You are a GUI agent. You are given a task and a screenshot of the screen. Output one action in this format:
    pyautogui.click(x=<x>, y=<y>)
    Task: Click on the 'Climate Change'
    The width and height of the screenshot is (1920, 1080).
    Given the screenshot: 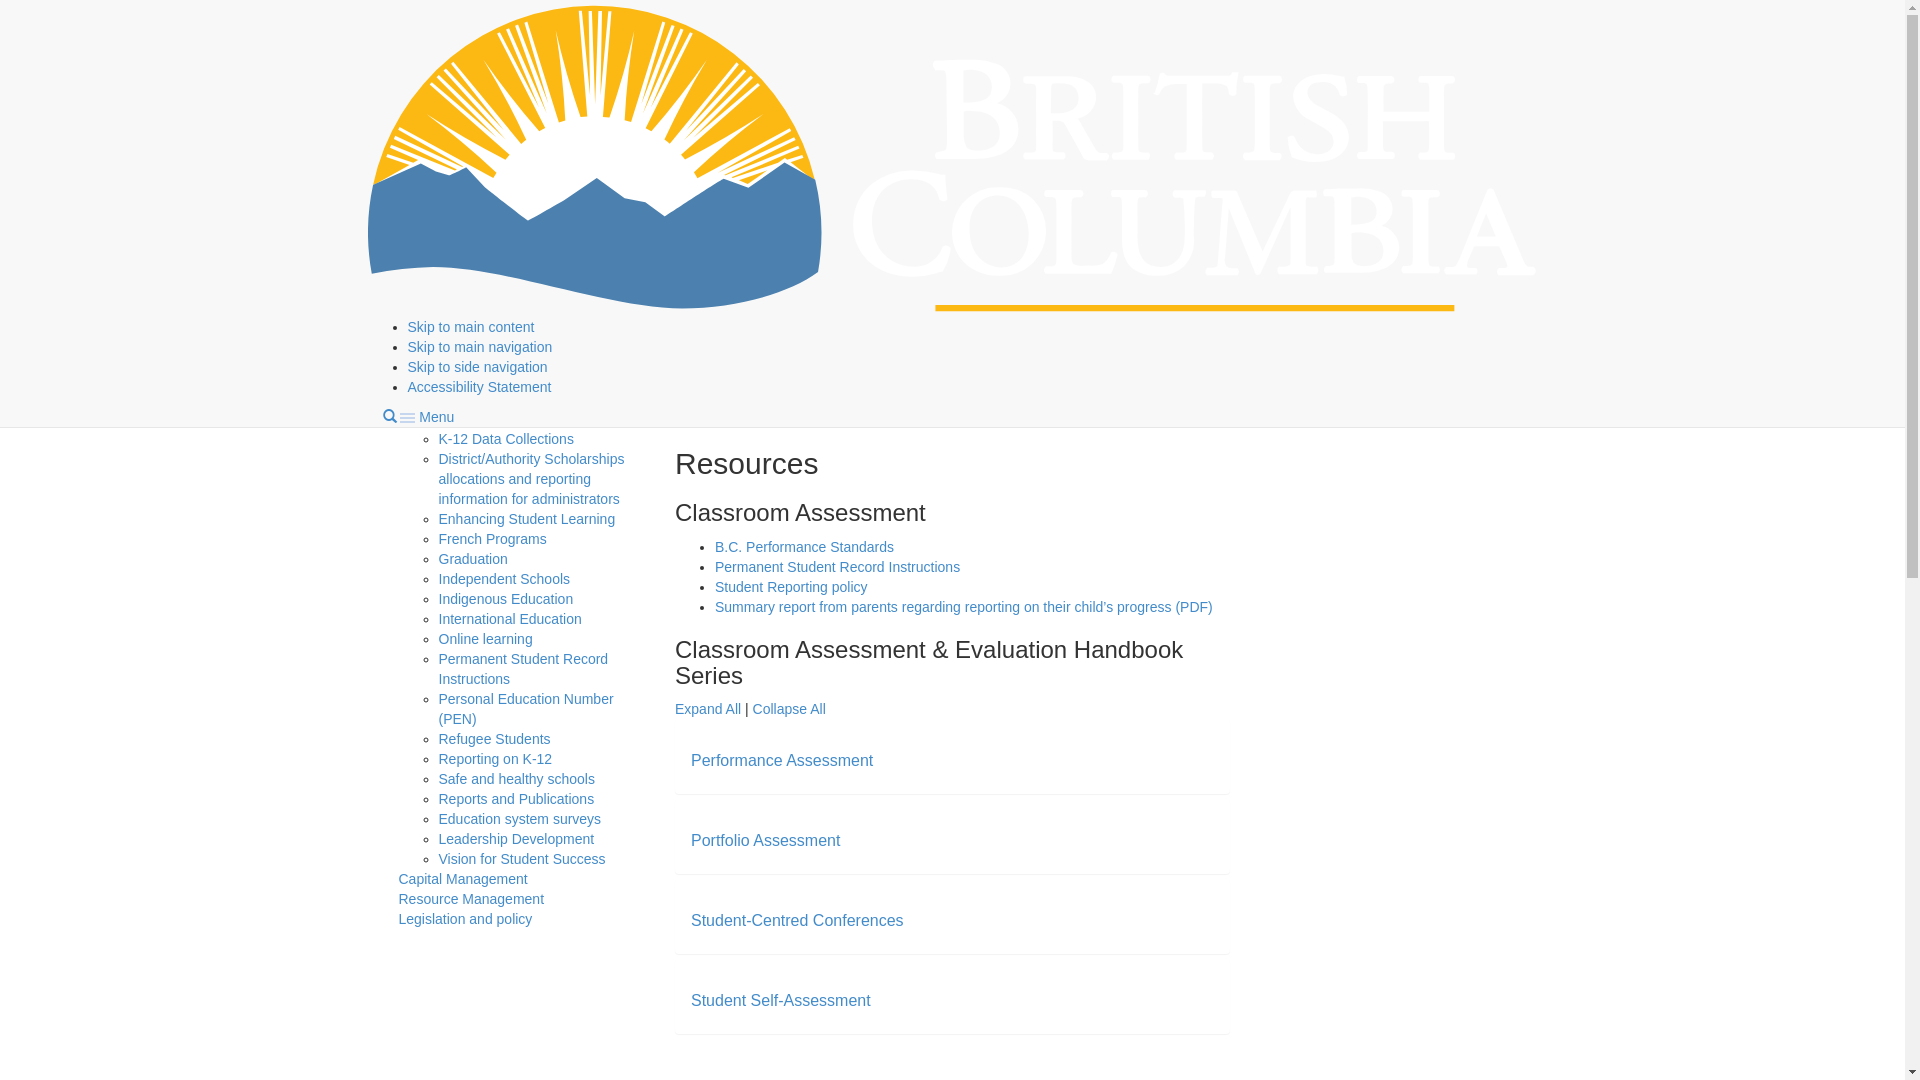 What is the action you would take?
    pyautogui.click(x=488, y=398)
    